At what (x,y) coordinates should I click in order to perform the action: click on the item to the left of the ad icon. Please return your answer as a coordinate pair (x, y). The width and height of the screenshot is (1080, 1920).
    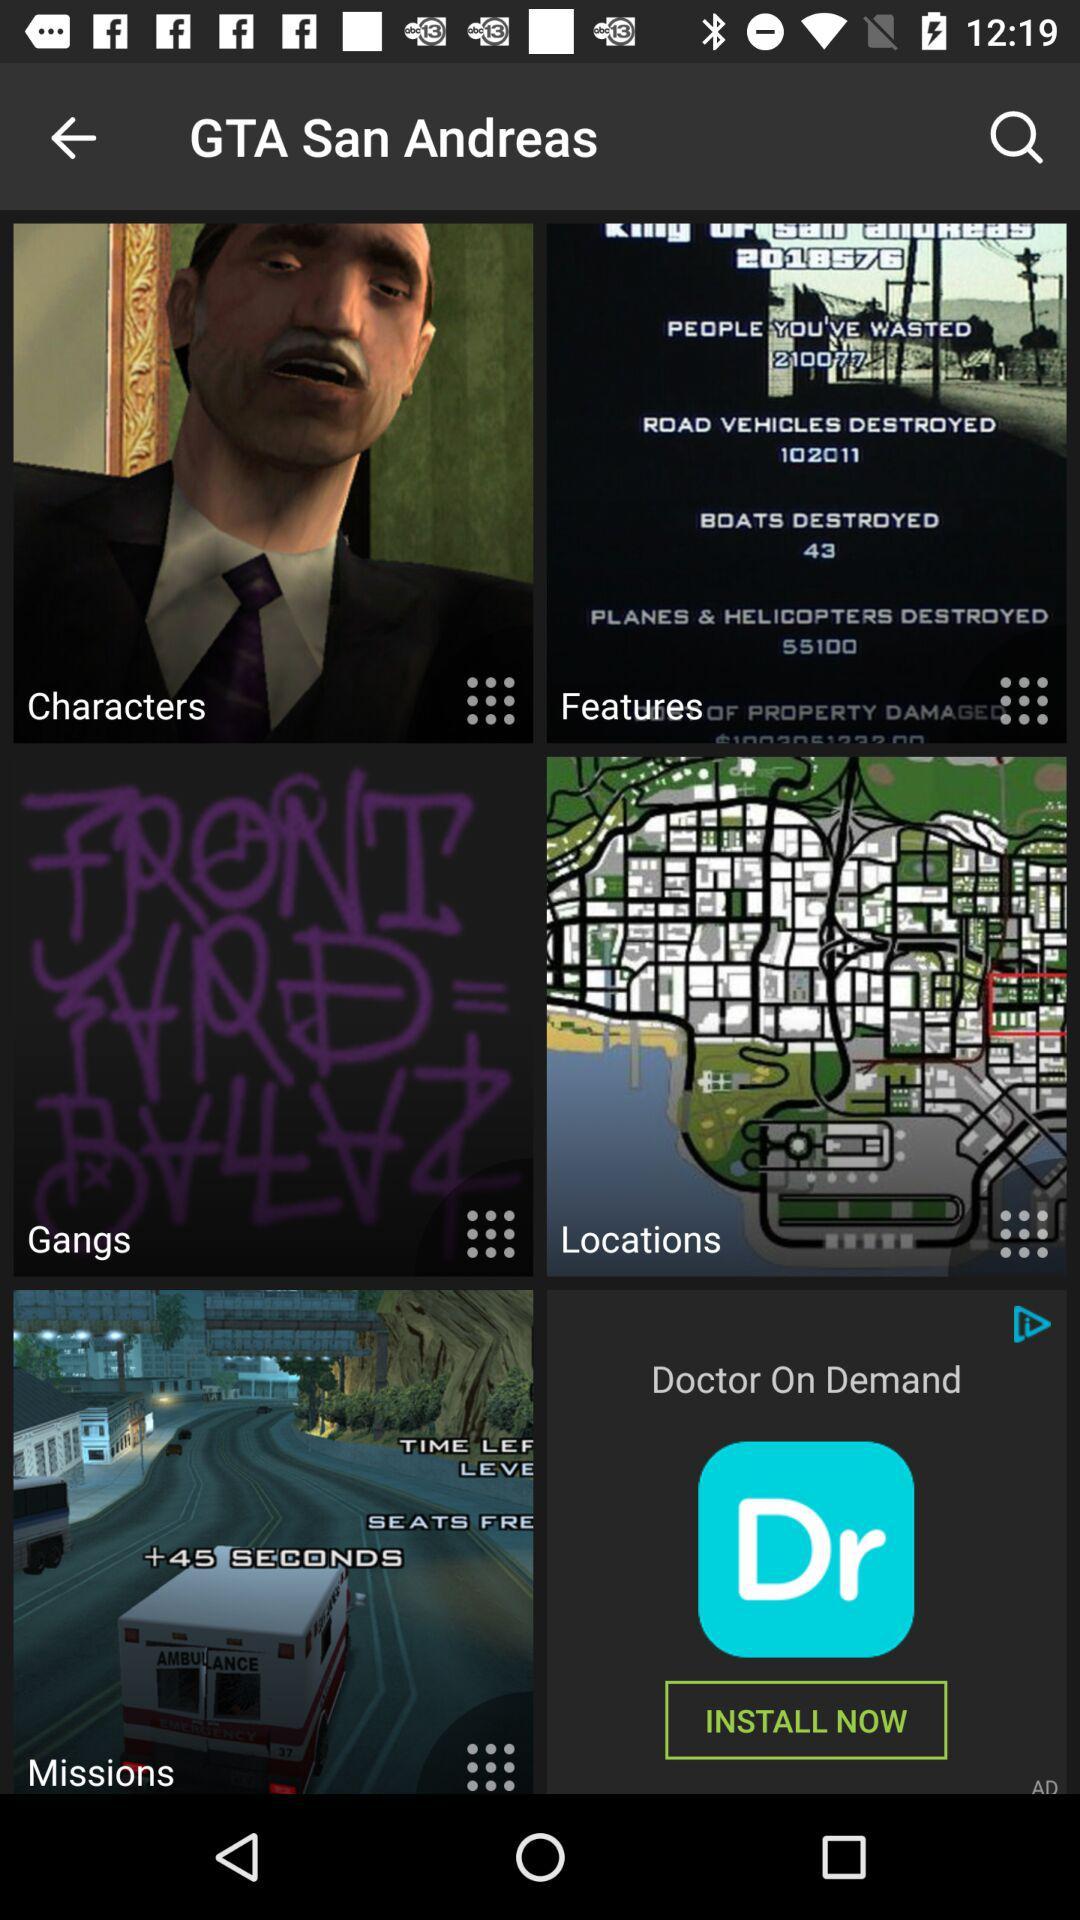
    Looking at the image, I should click on (805, 1719).